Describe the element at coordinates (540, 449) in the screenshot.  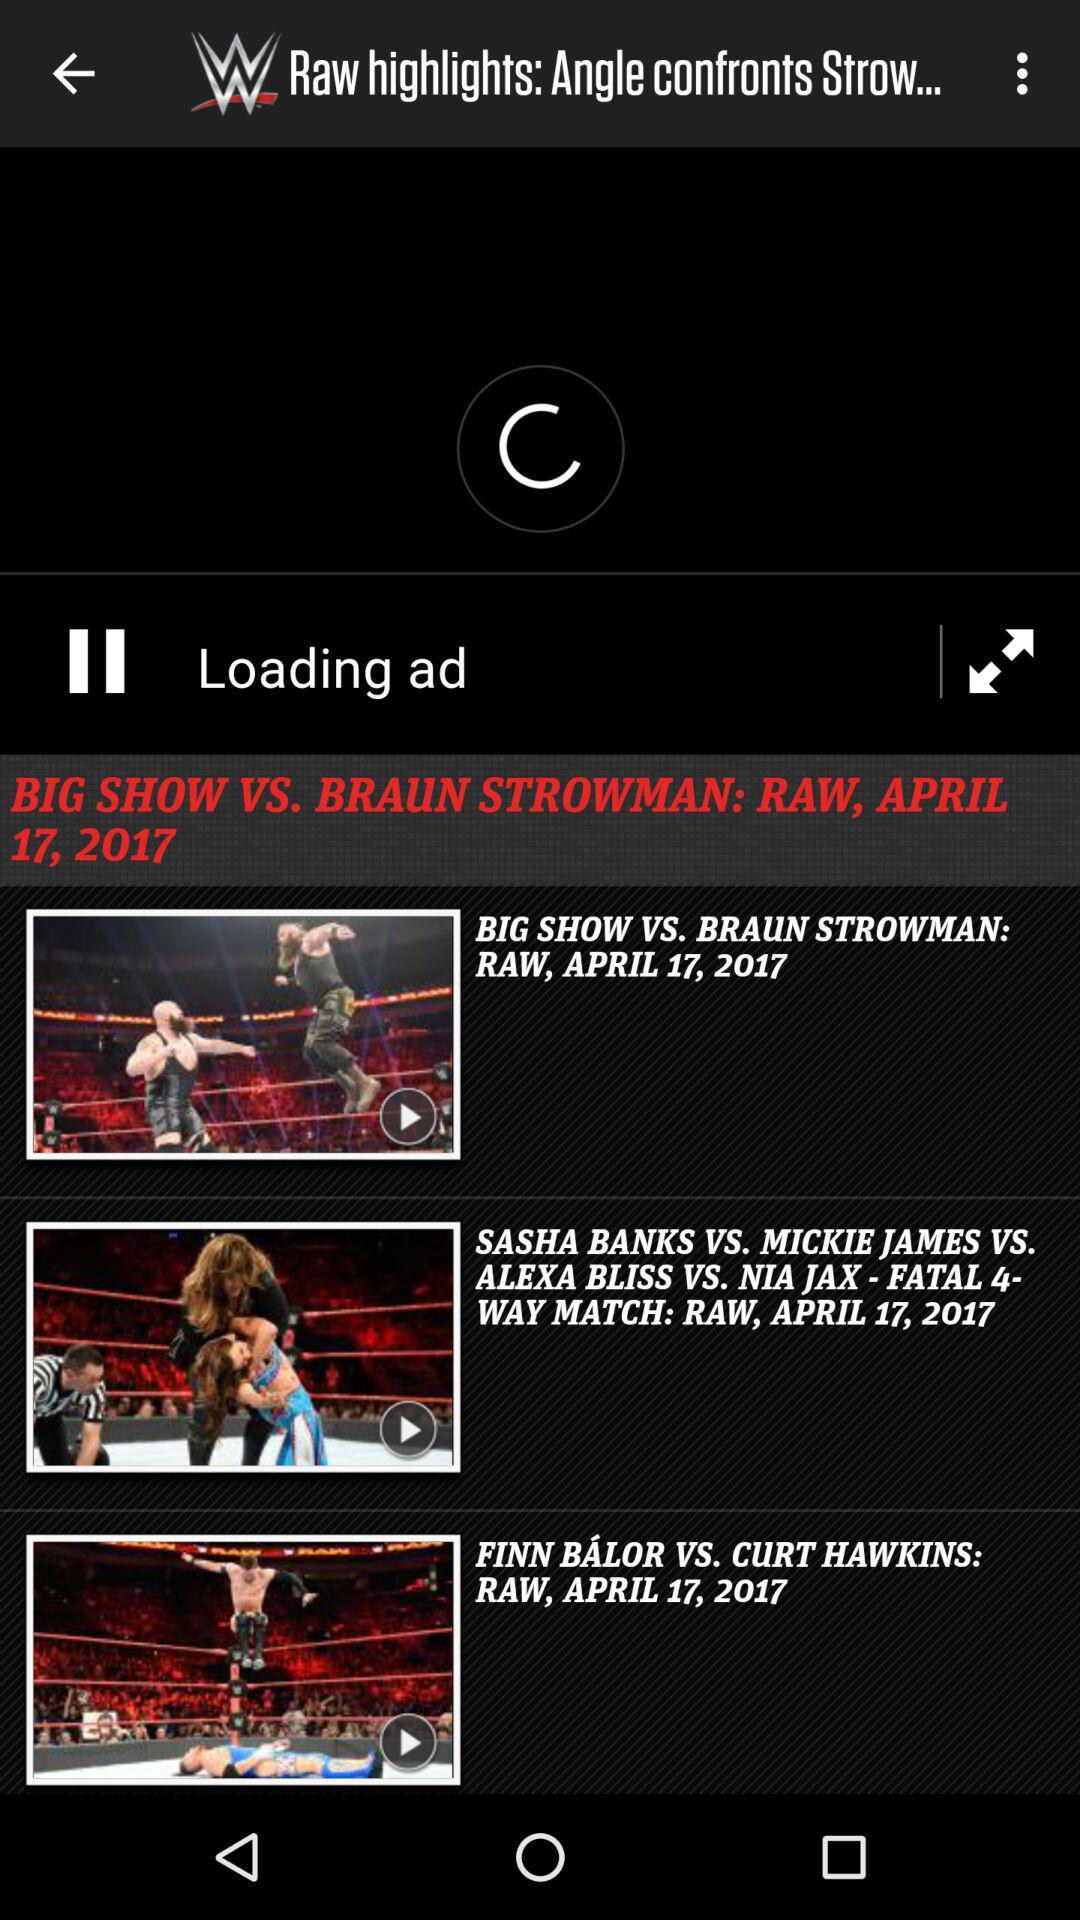
I see `video streaming` at that location.